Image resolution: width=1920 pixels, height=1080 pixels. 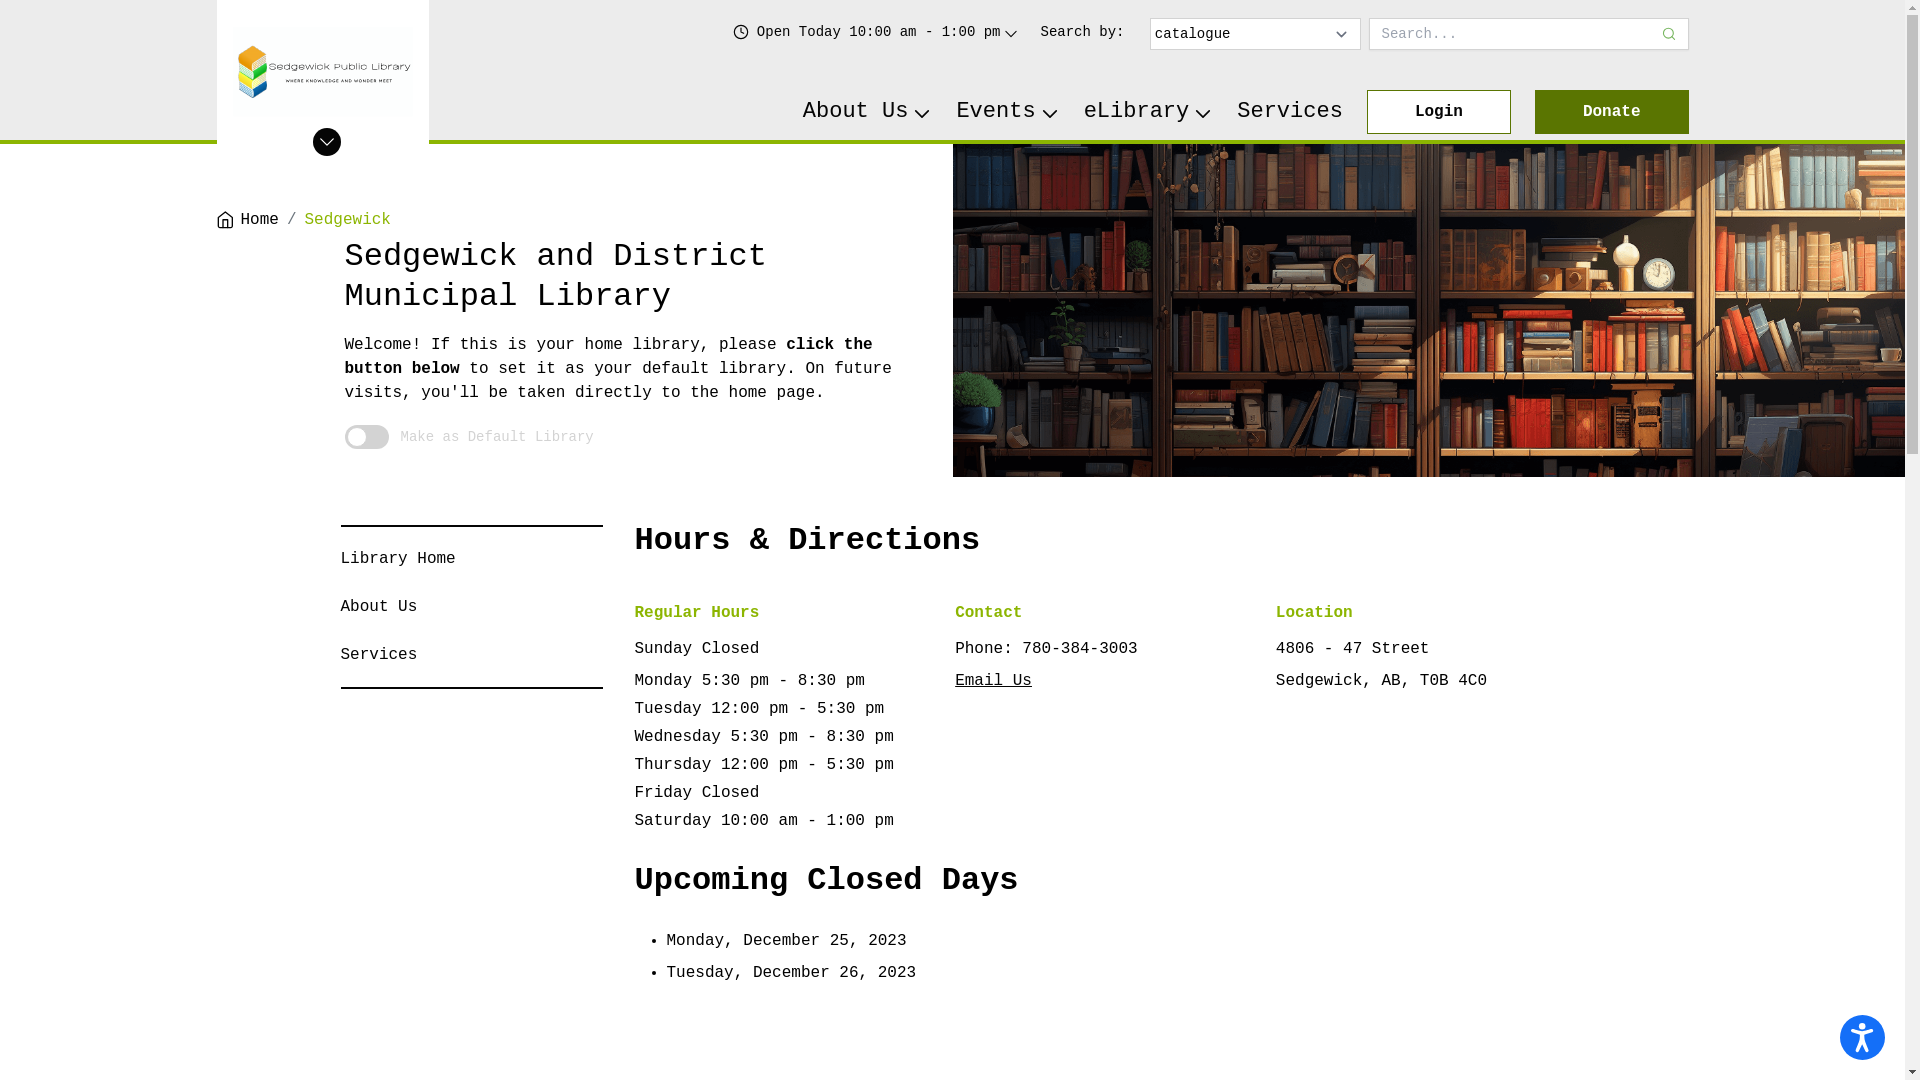 I want to click on 'eLibrary', so click(x=1148, y=111).